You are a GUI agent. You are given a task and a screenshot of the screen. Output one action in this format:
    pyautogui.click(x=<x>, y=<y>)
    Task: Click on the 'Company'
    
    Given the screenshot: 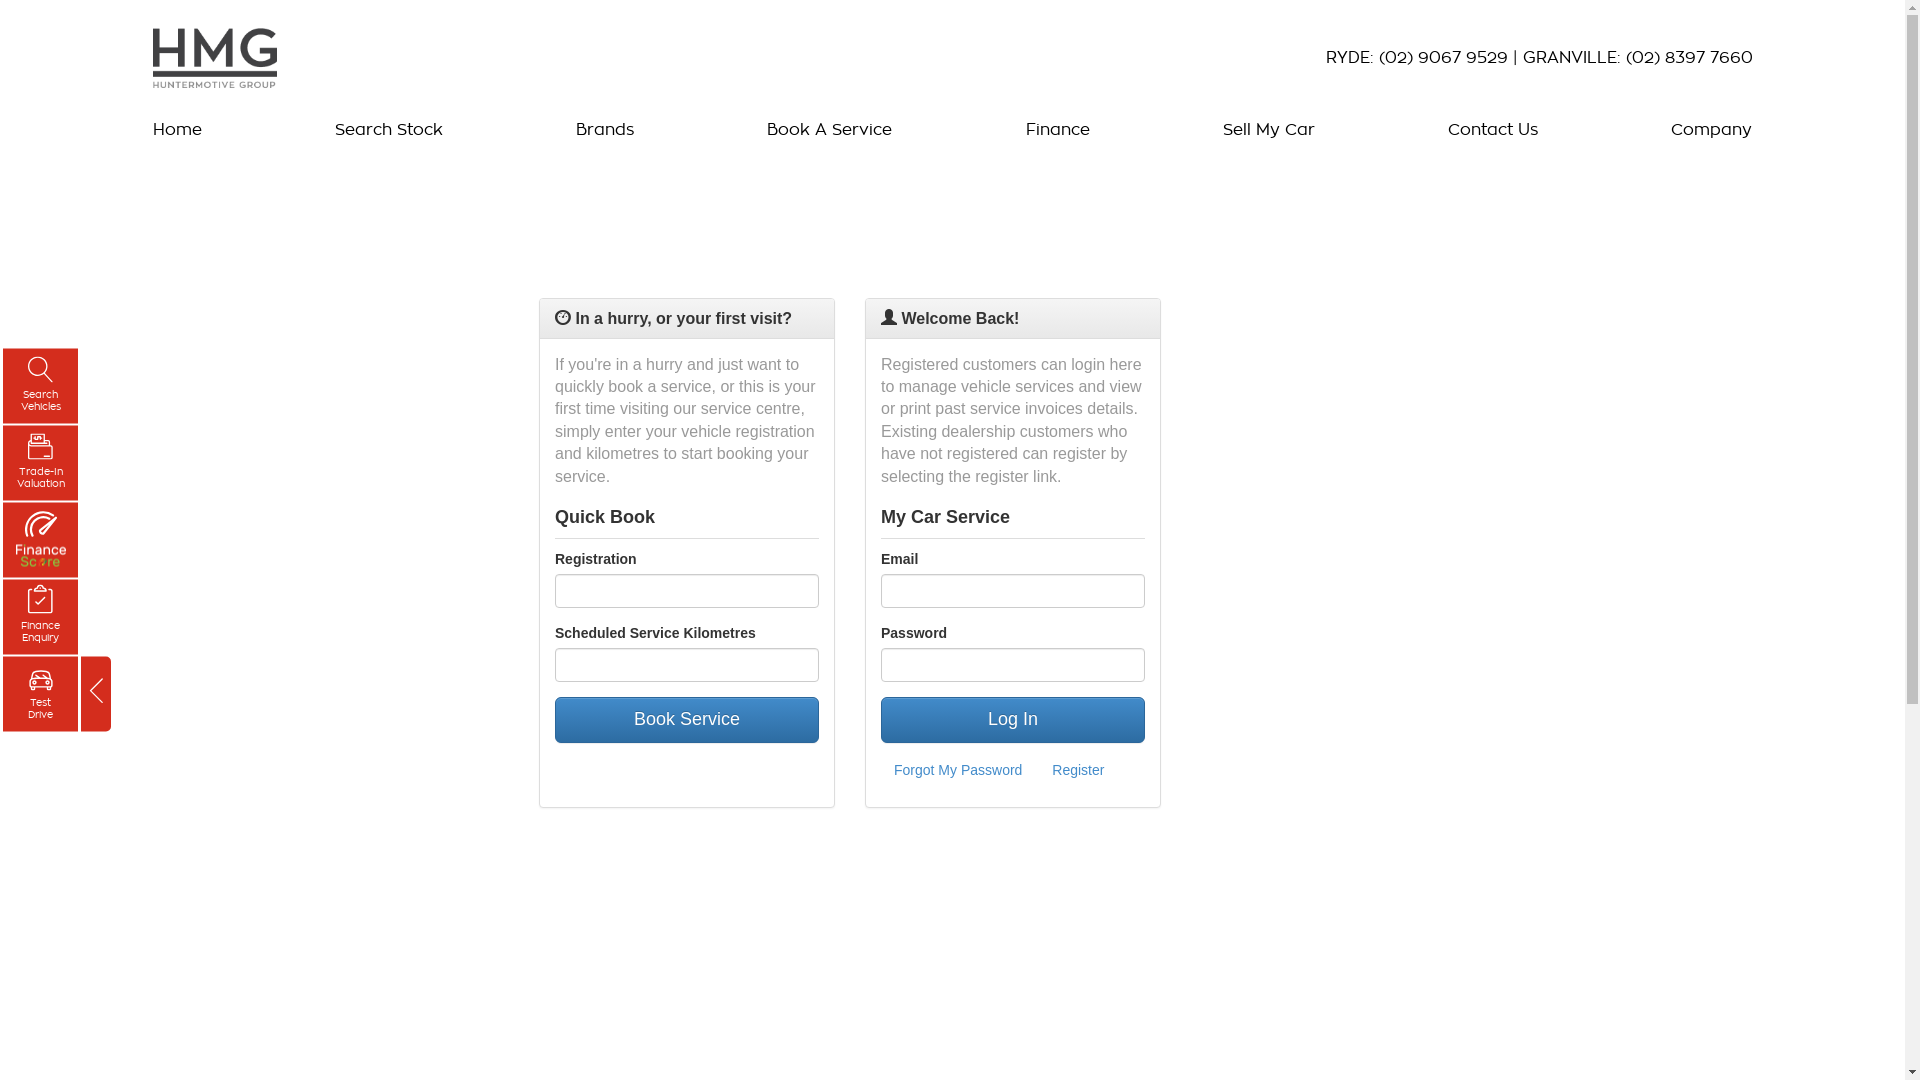 What is the action you would take?
    pyautogui.click(x=1705, y=130)
    